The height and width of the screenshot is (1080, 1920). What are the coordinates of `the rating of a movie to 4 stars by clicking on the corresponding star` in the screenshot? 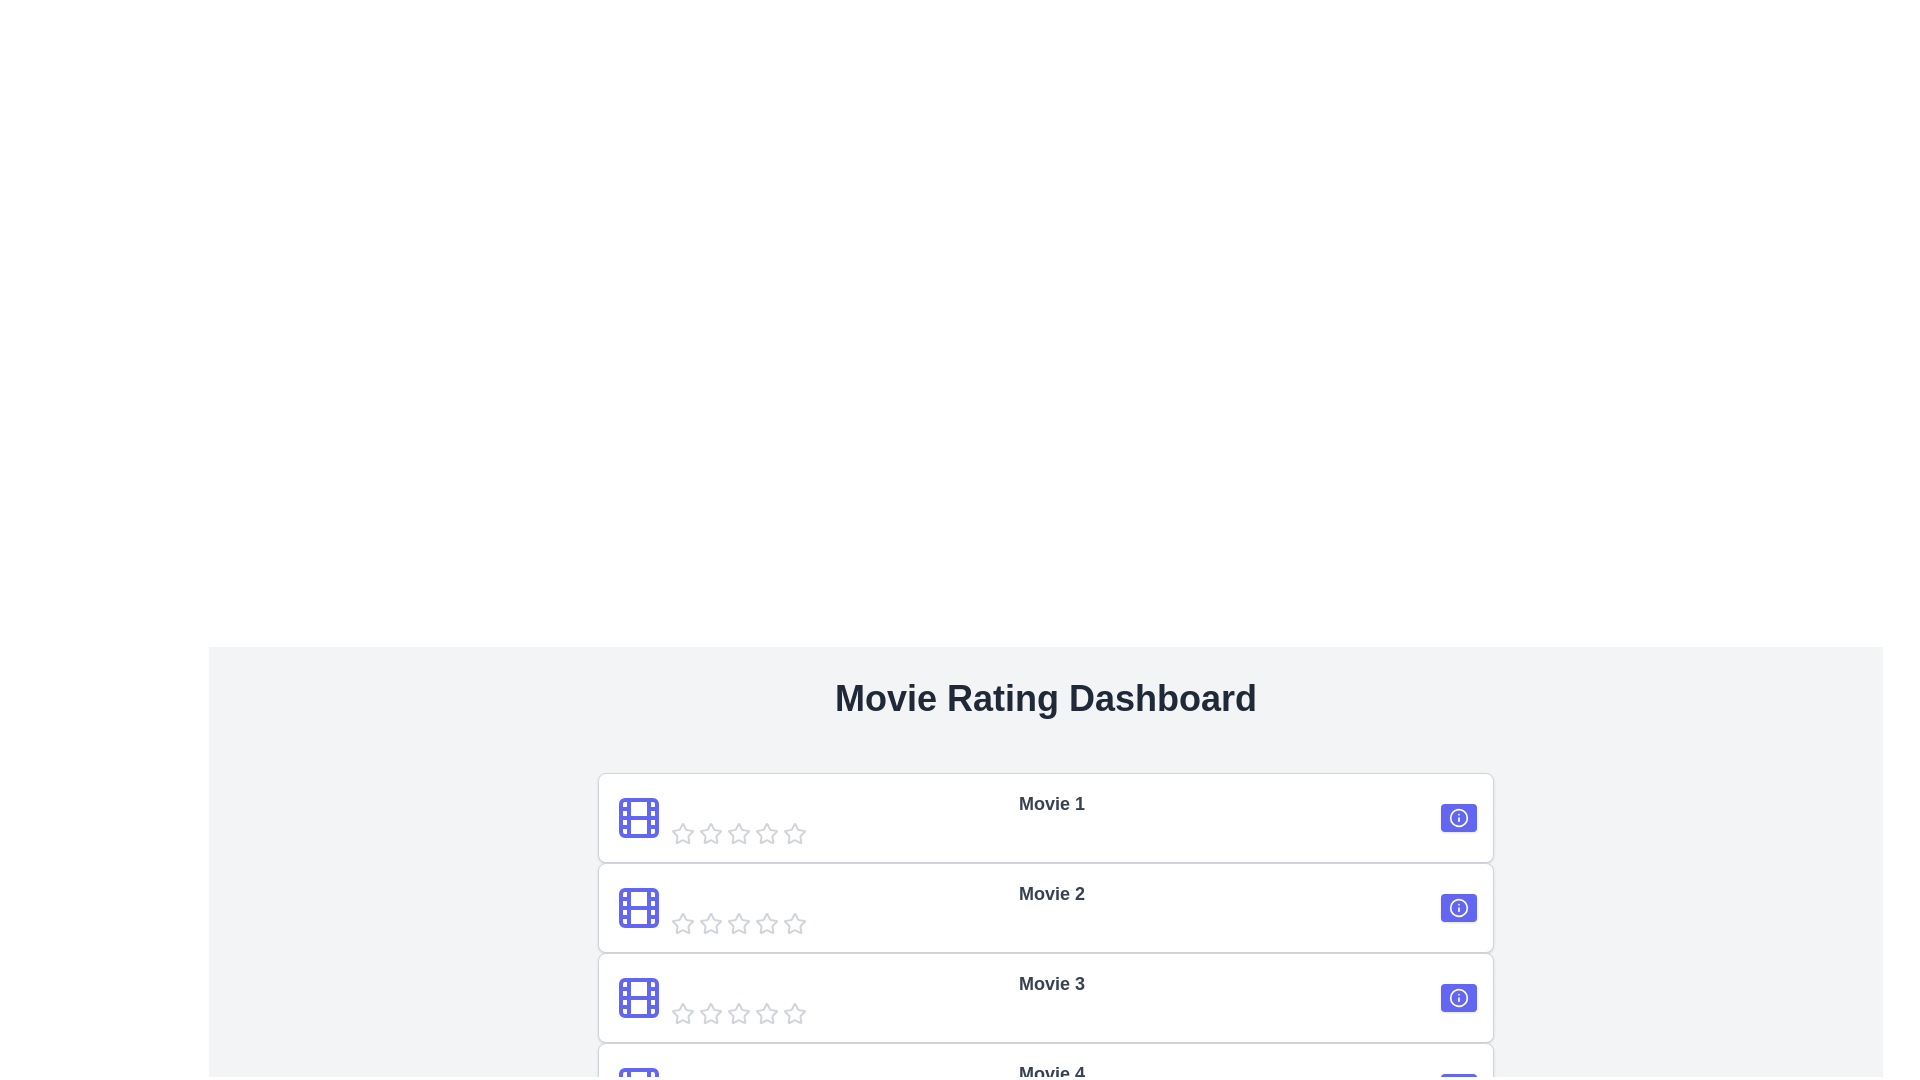 It's located at (766, 833).